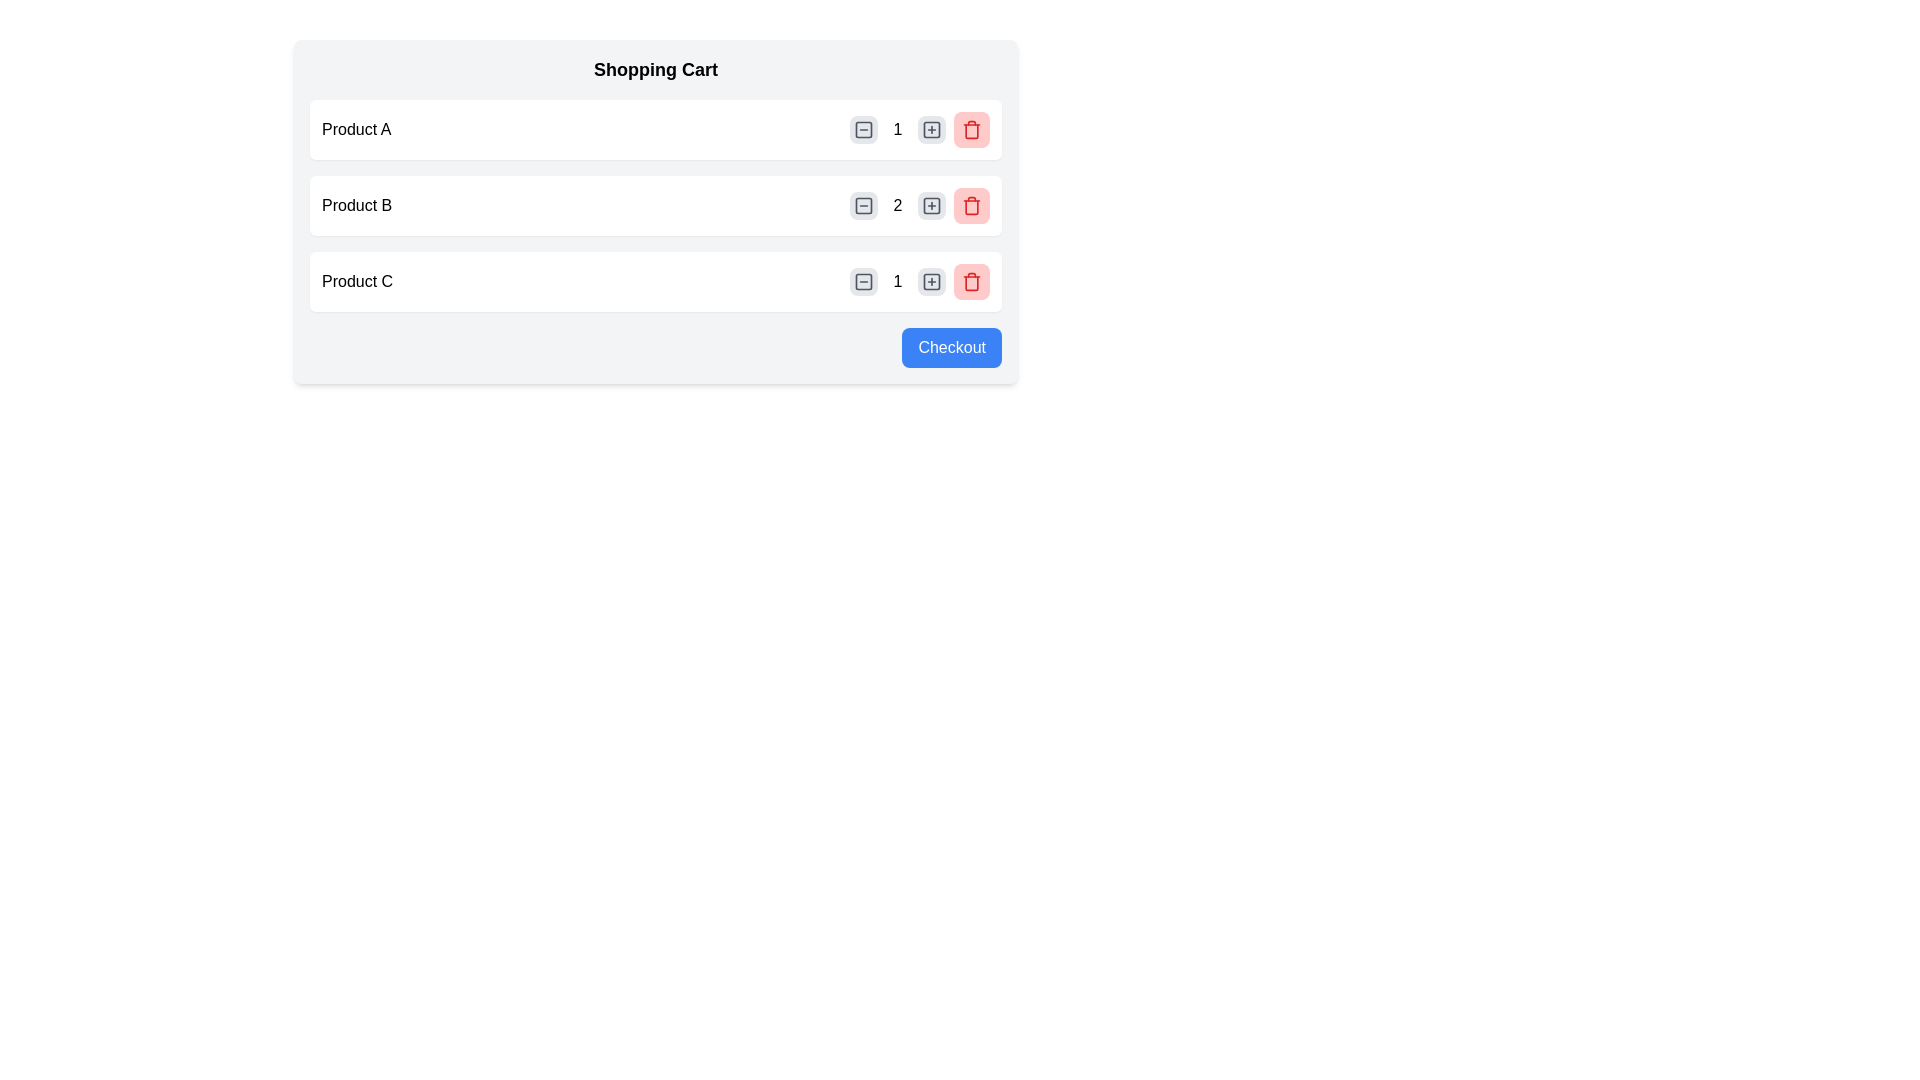 The width and height of the screenshot is (1920, 1080). Describe the element at coordinates (971, 281) in the screenshot. I see `the button with an icon for removing 'Product C' from the shopping cart` at that location.